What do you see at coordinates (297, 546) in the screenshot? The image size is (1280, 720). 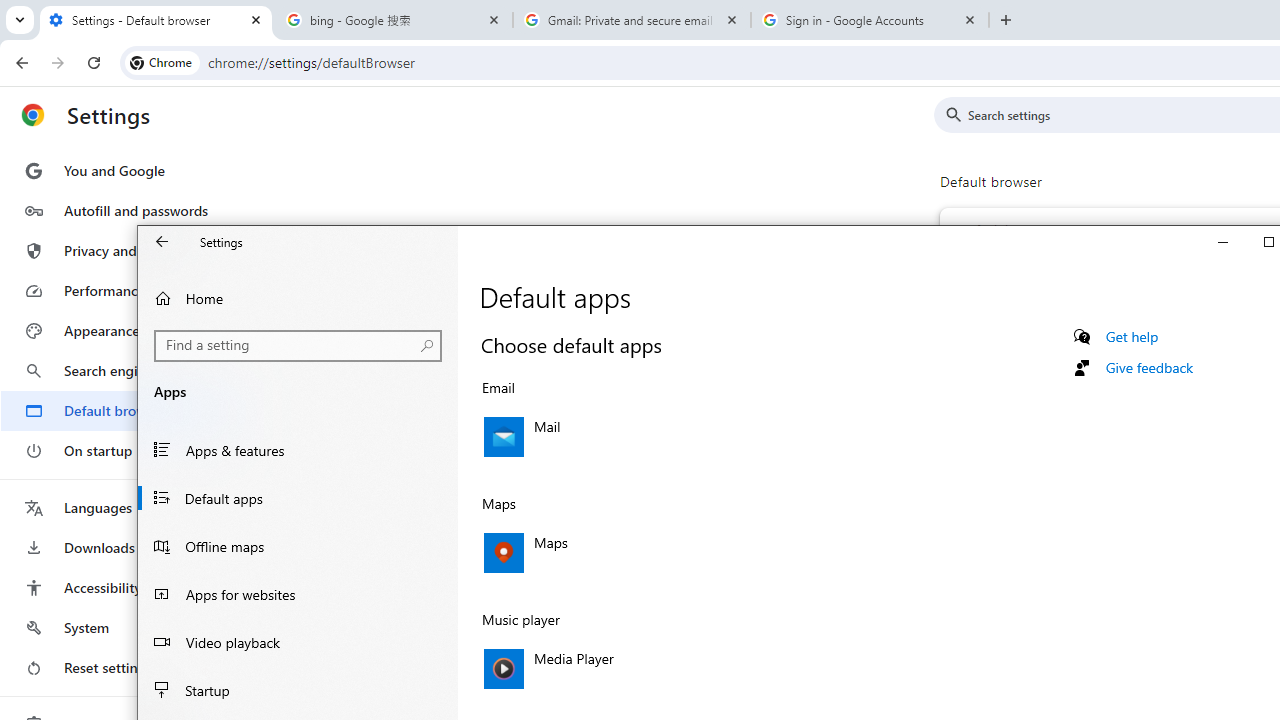 I see `'Offline maps'` at bounding box center [297, 546].